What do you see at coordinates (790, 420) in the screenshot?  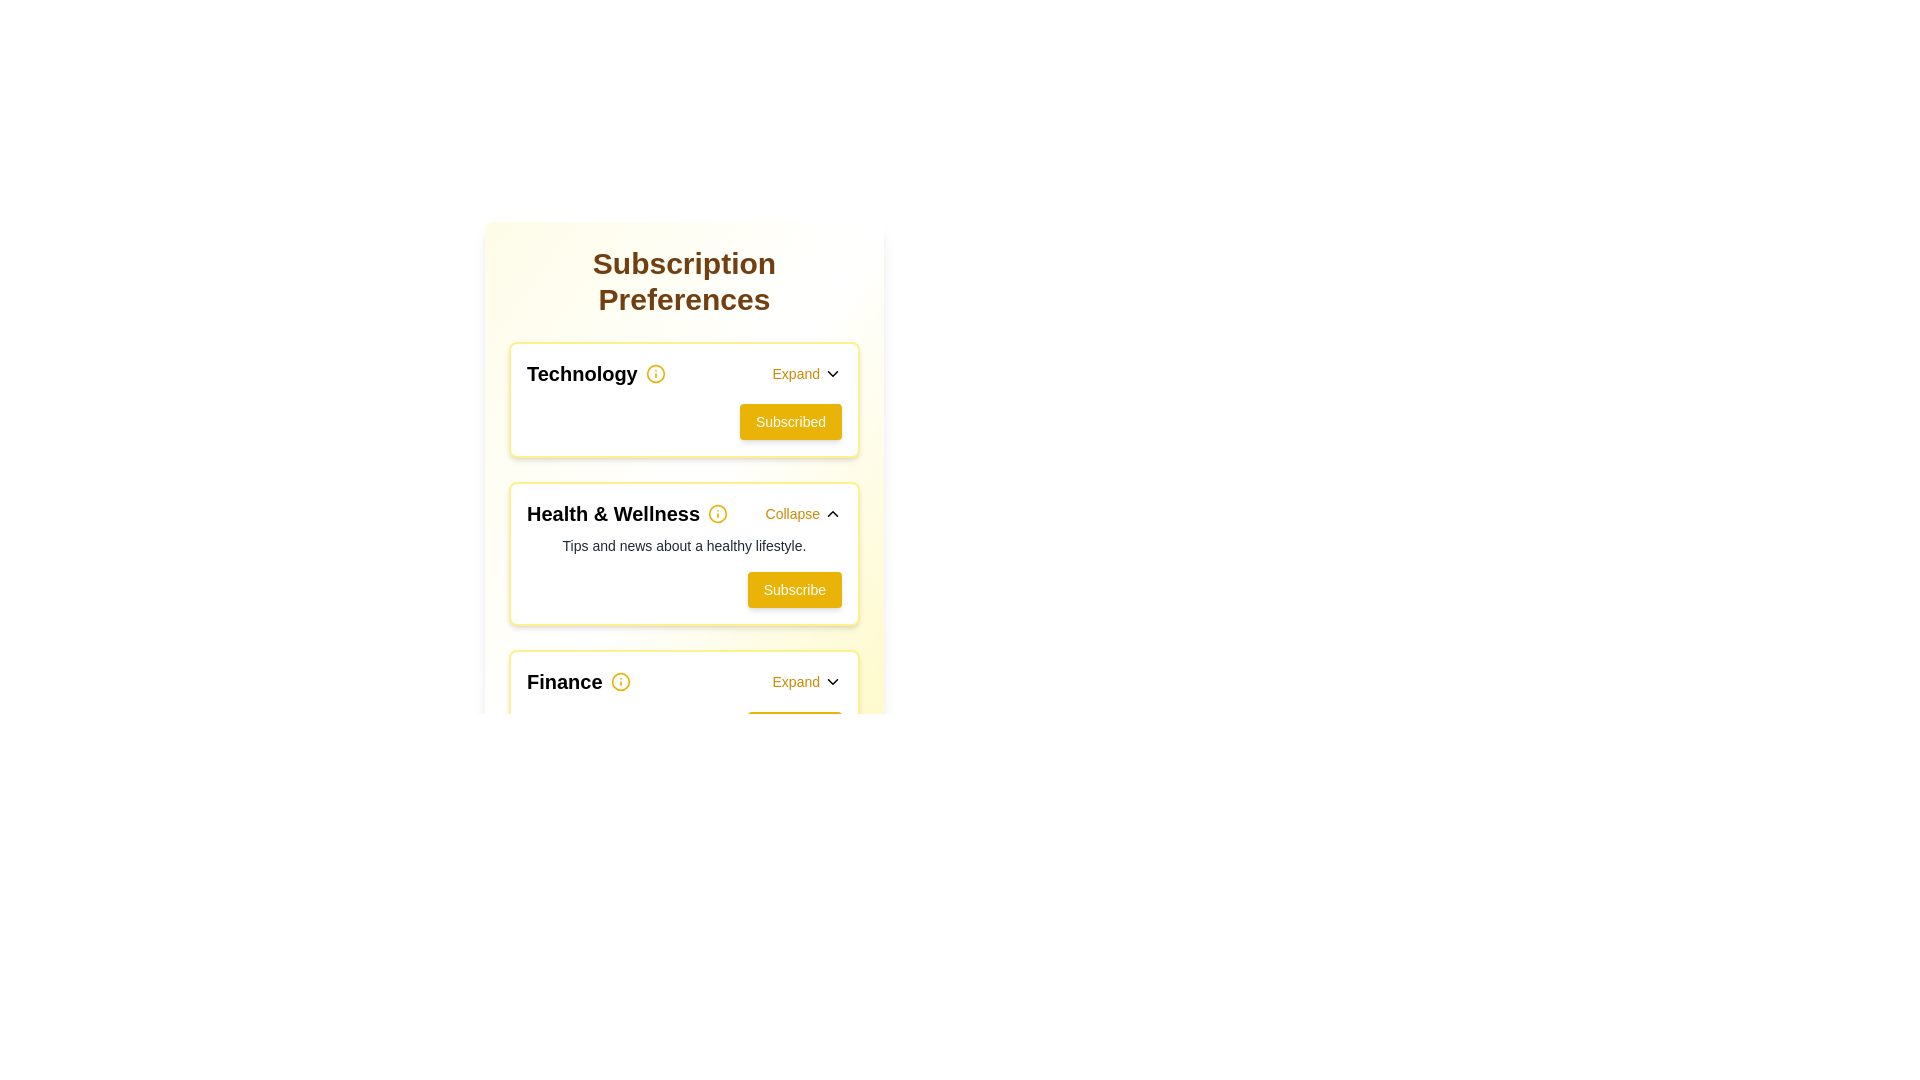 I see `the 'Subscribed' button with a yellow background located under the 'Technology' section` at bounding box center [790, 420].